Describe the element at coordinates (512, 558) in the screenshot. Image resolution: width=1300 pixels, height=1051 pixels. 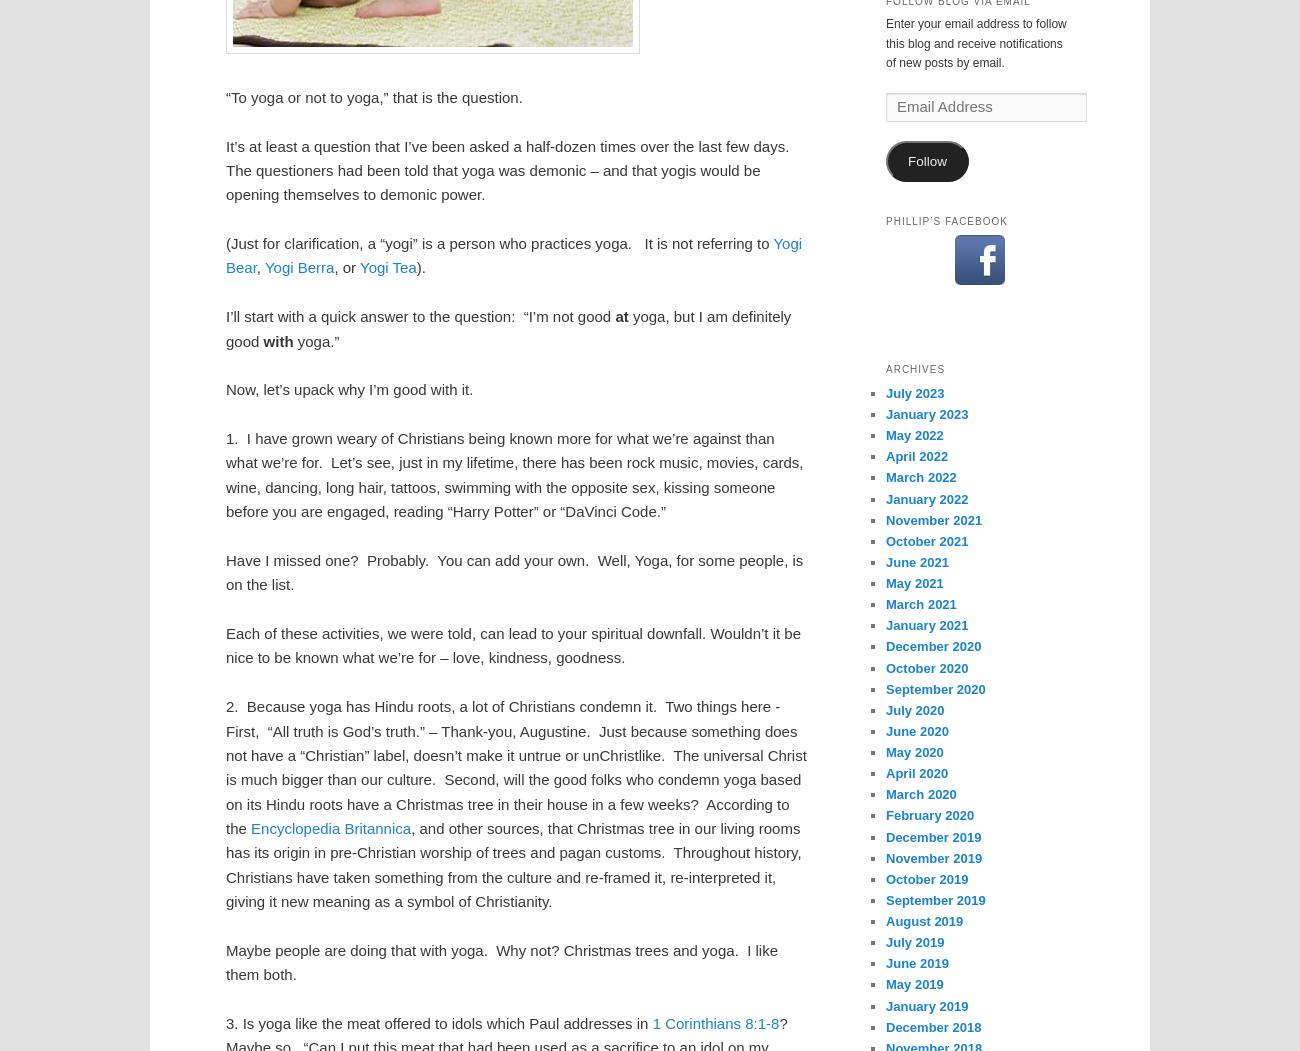
I see `'You can add your own.'` at that location.